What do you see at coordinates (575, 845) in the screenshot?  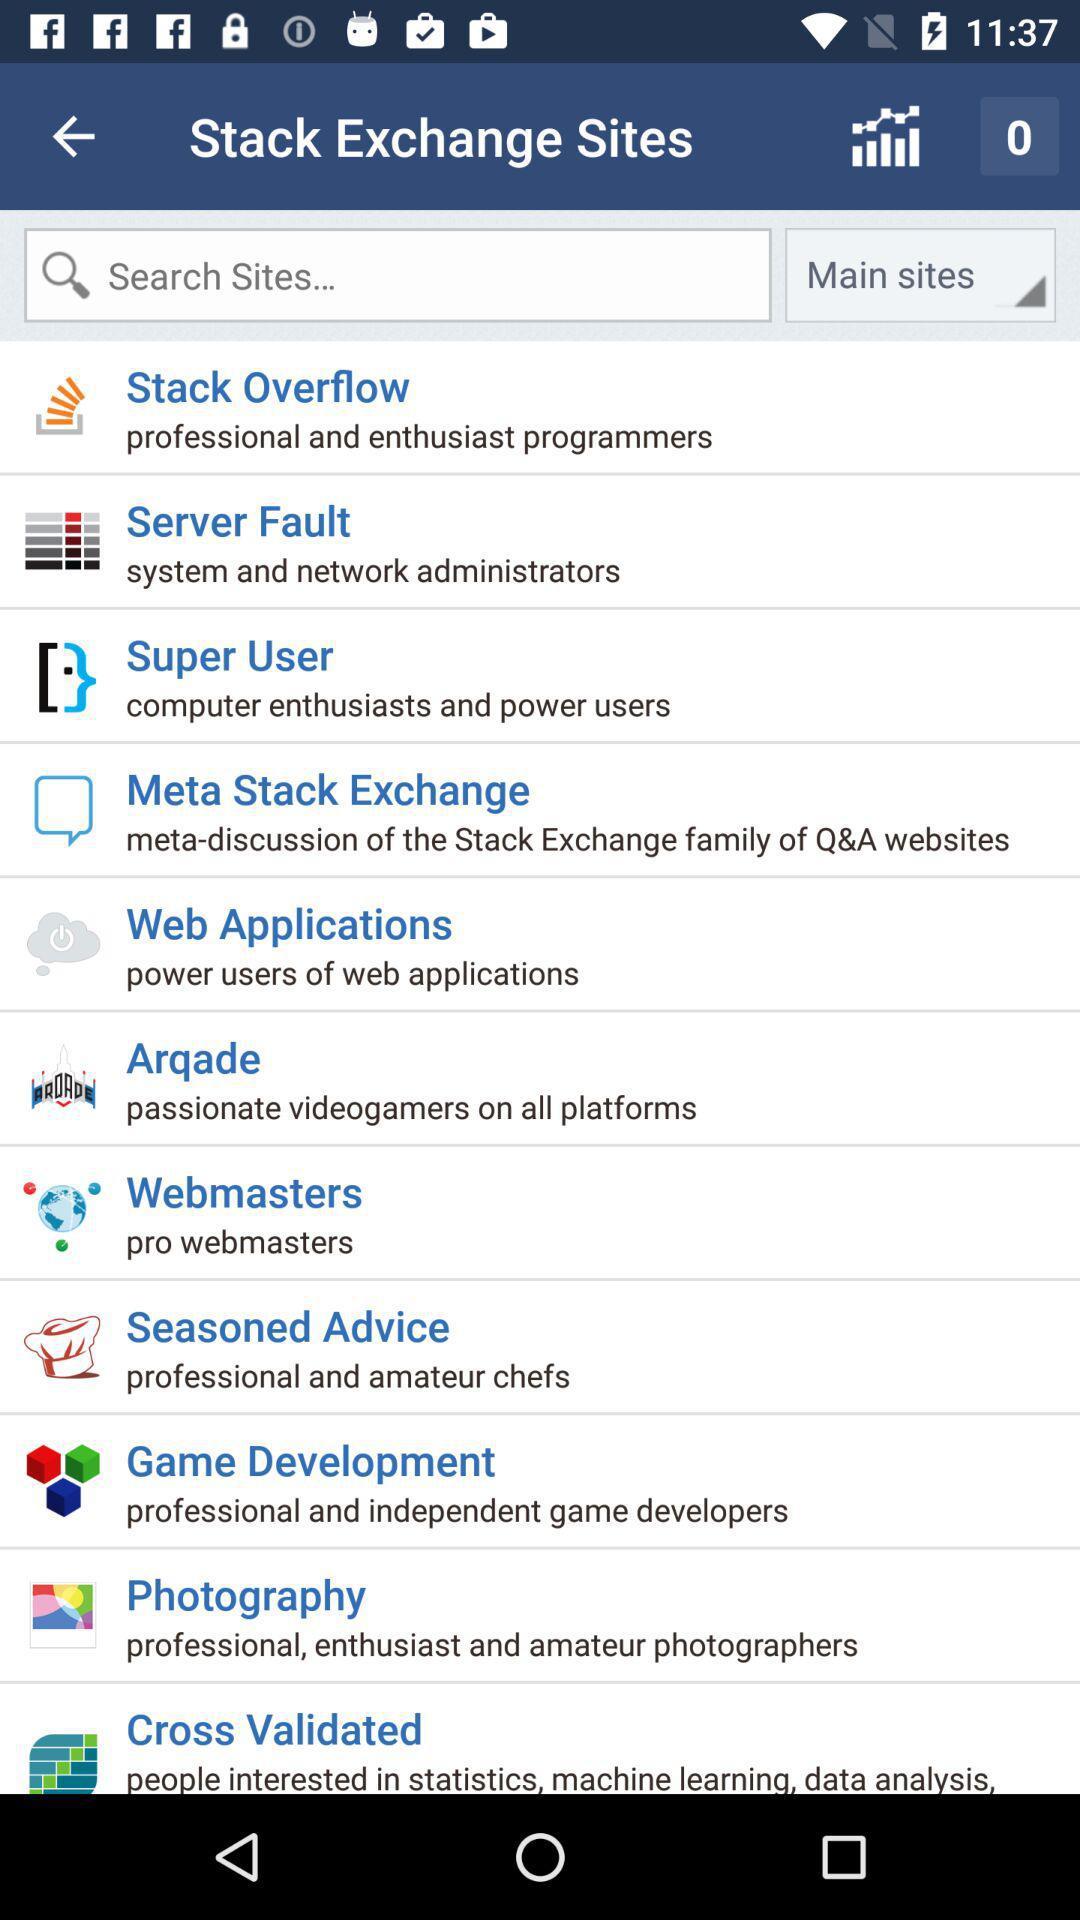 I see `the item below the meta stack exchange item` at bounding box center [575, 845].